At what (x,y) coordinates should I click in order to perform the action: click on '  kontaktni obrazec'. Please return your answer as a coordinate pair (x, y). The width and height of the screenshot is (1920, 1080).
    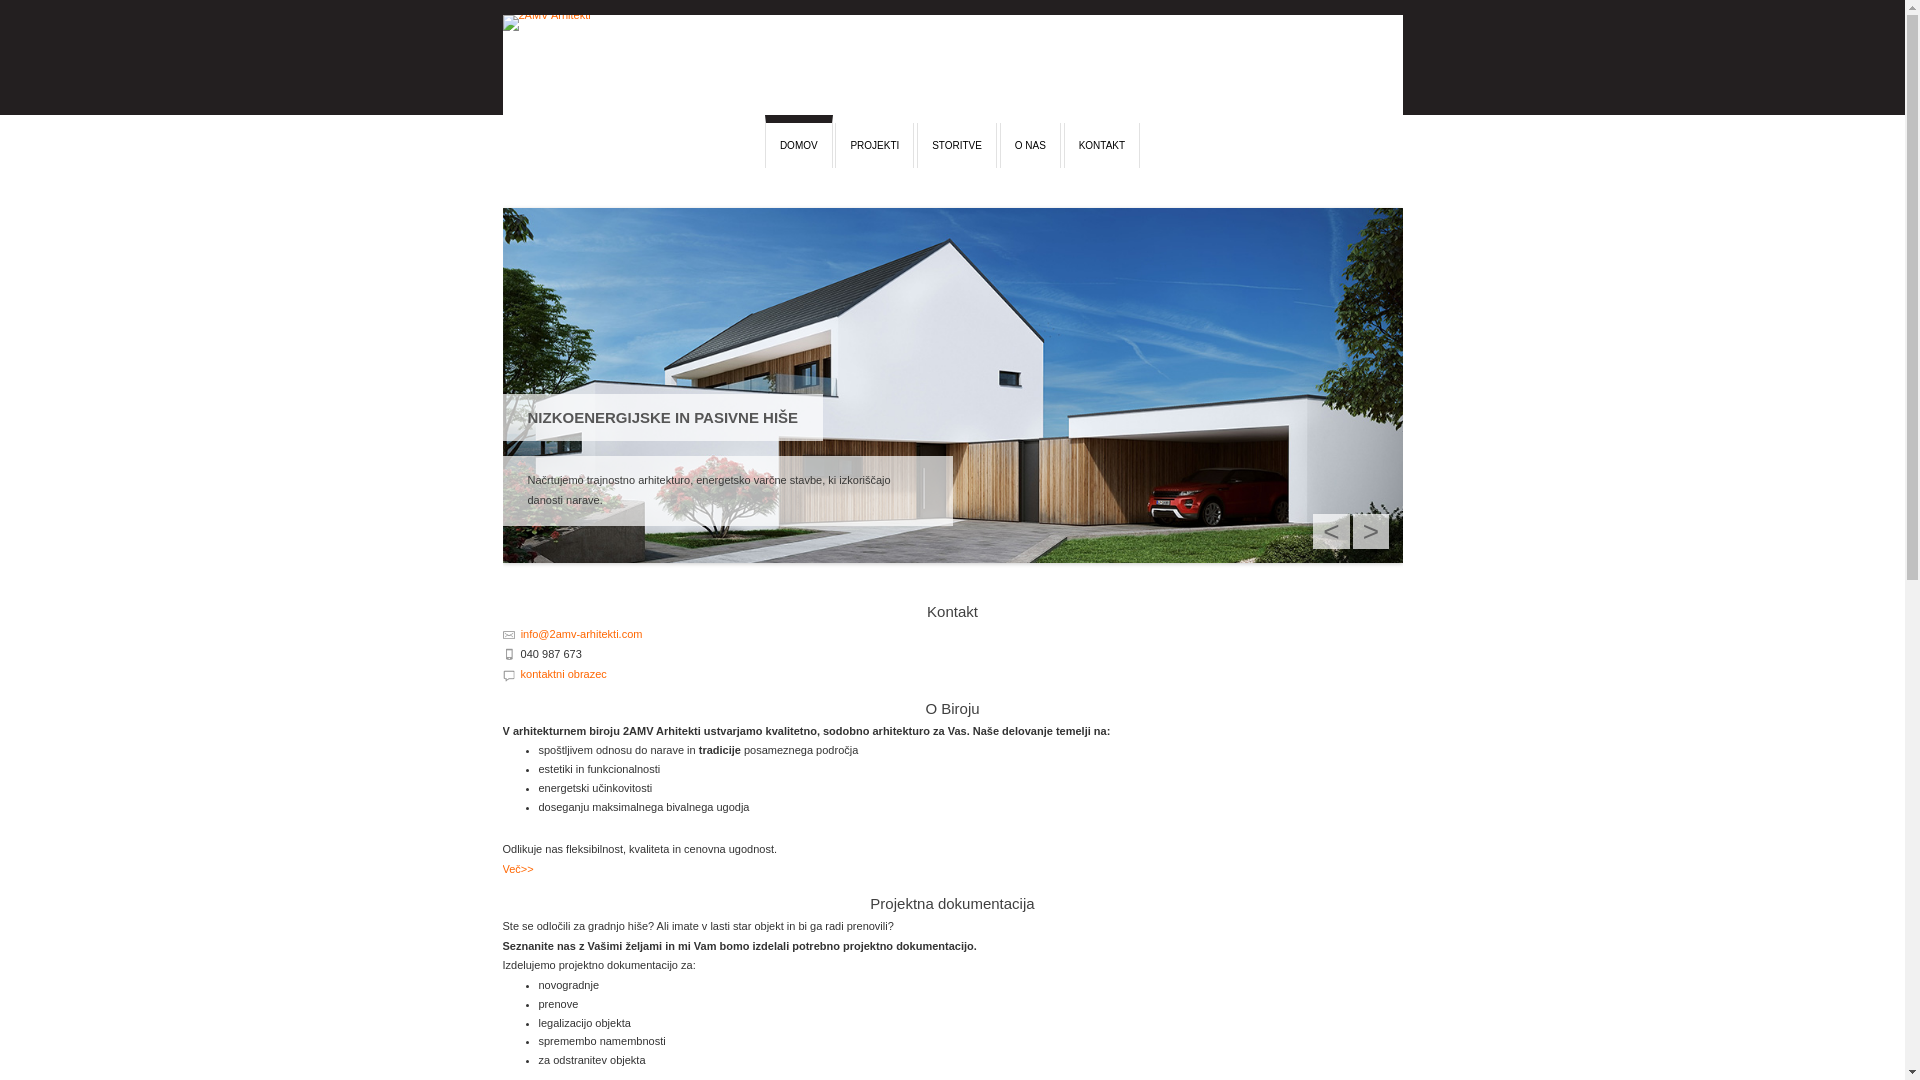
    Looking at the image, I should click on (560, 674).